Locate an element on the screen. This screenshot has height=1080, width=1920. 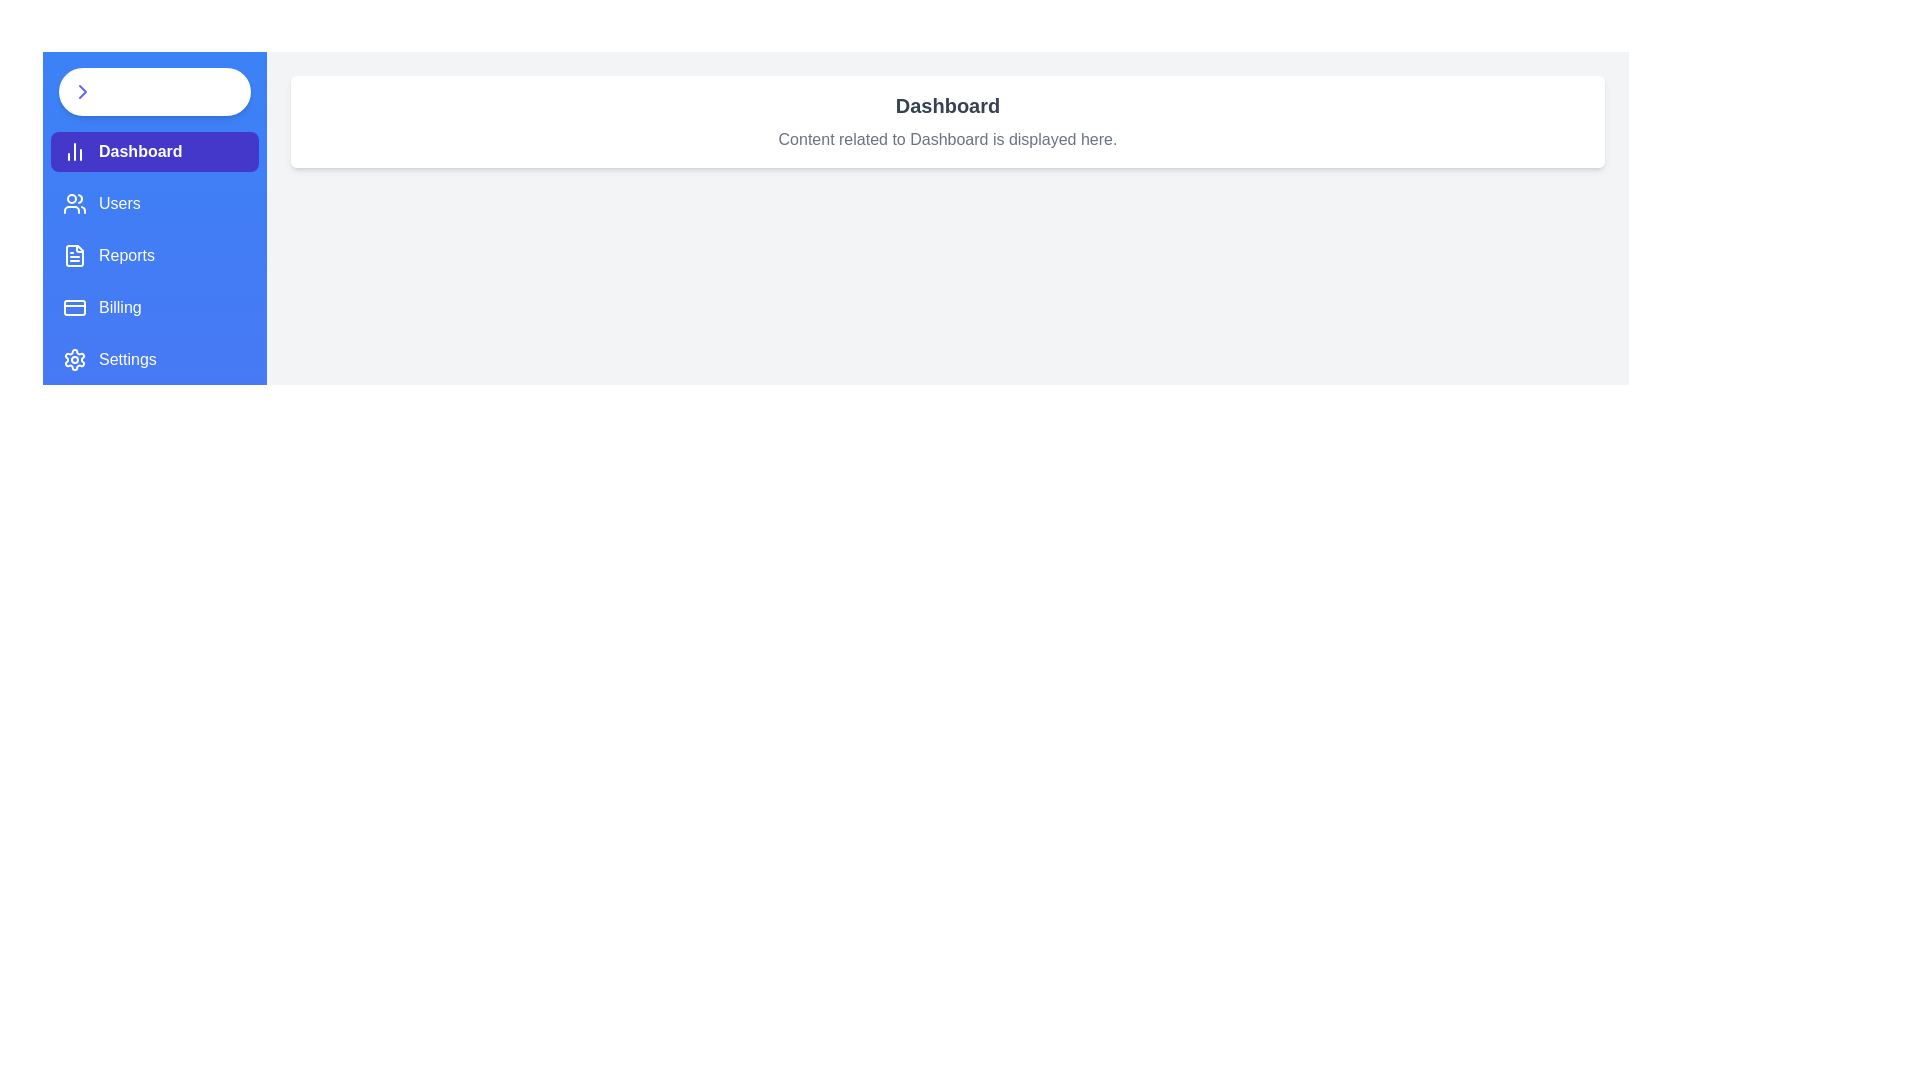
the Billing tab to observe the hover effect is located at coordinates (153, 308).